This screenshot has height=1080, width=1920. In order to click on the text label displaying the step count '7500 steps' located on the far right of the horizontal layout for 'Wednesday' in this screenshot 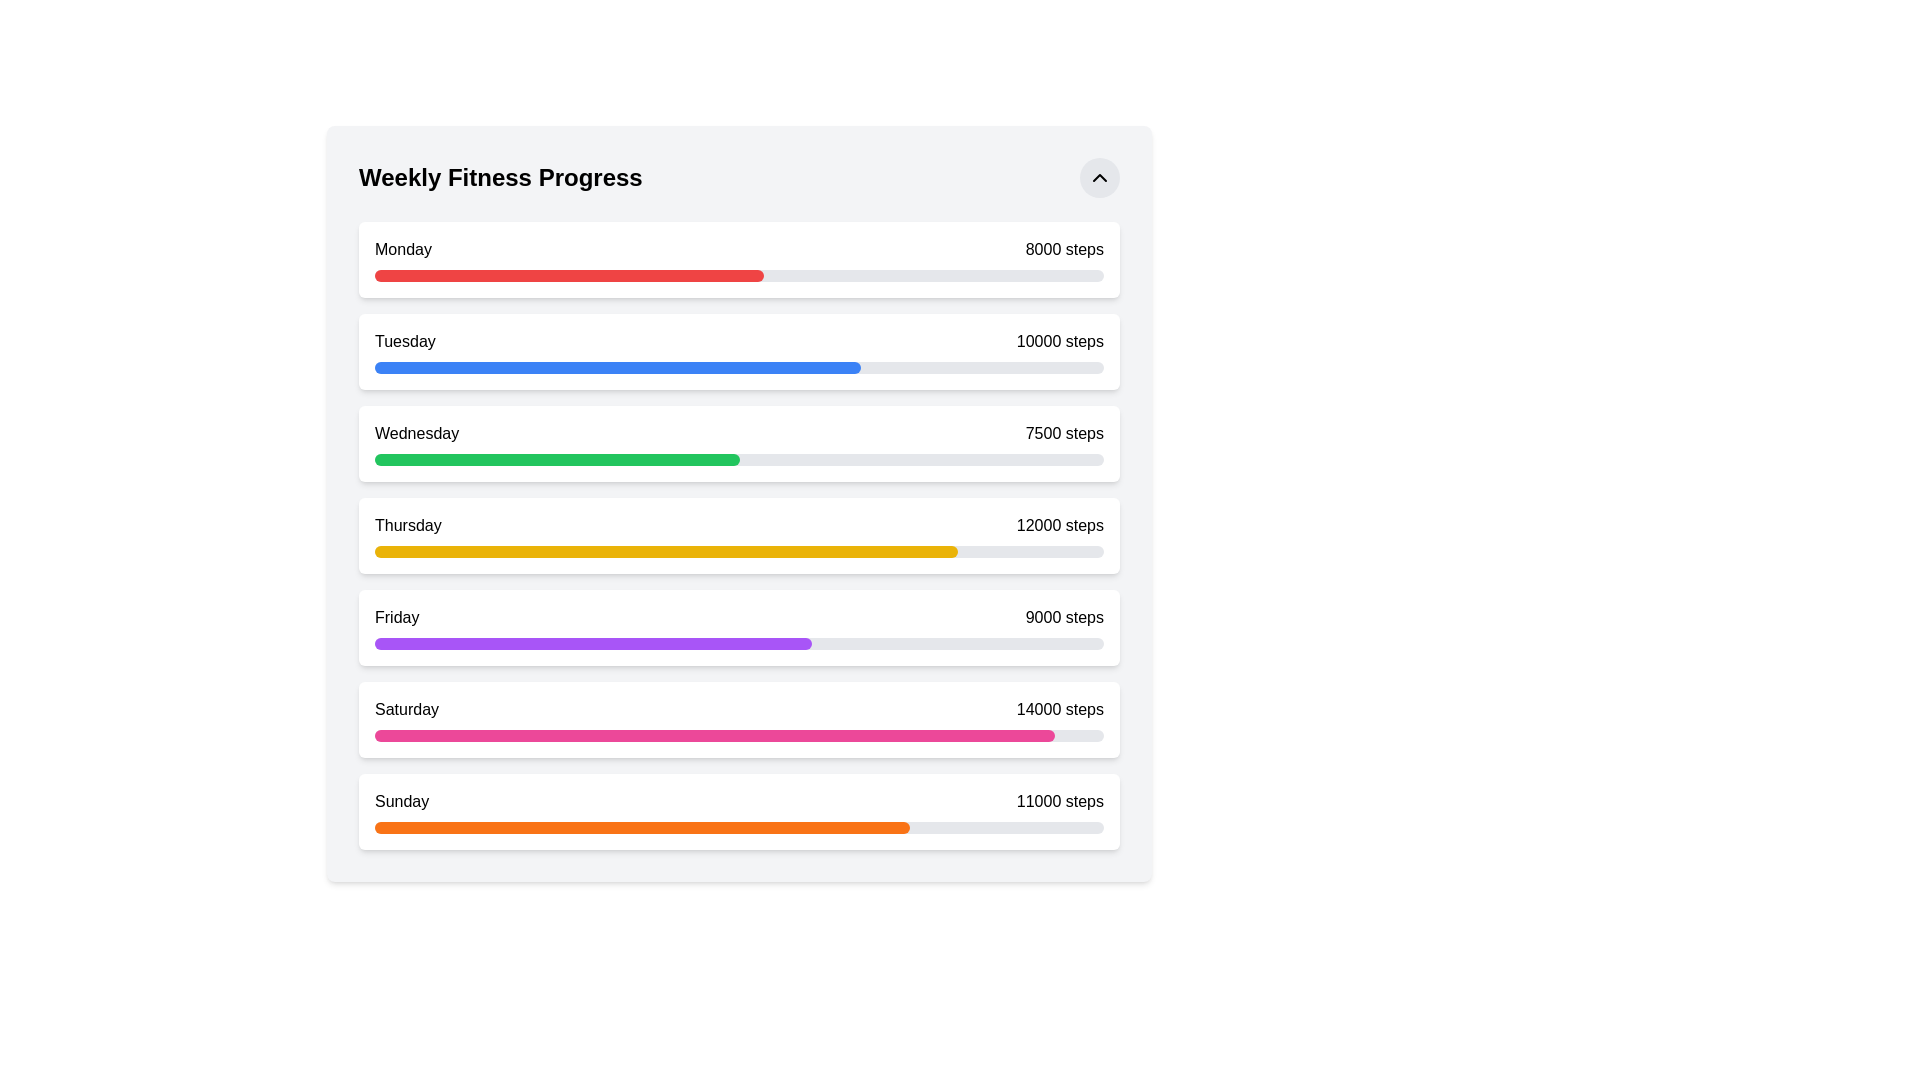, I will do `click(1063, 433)`.